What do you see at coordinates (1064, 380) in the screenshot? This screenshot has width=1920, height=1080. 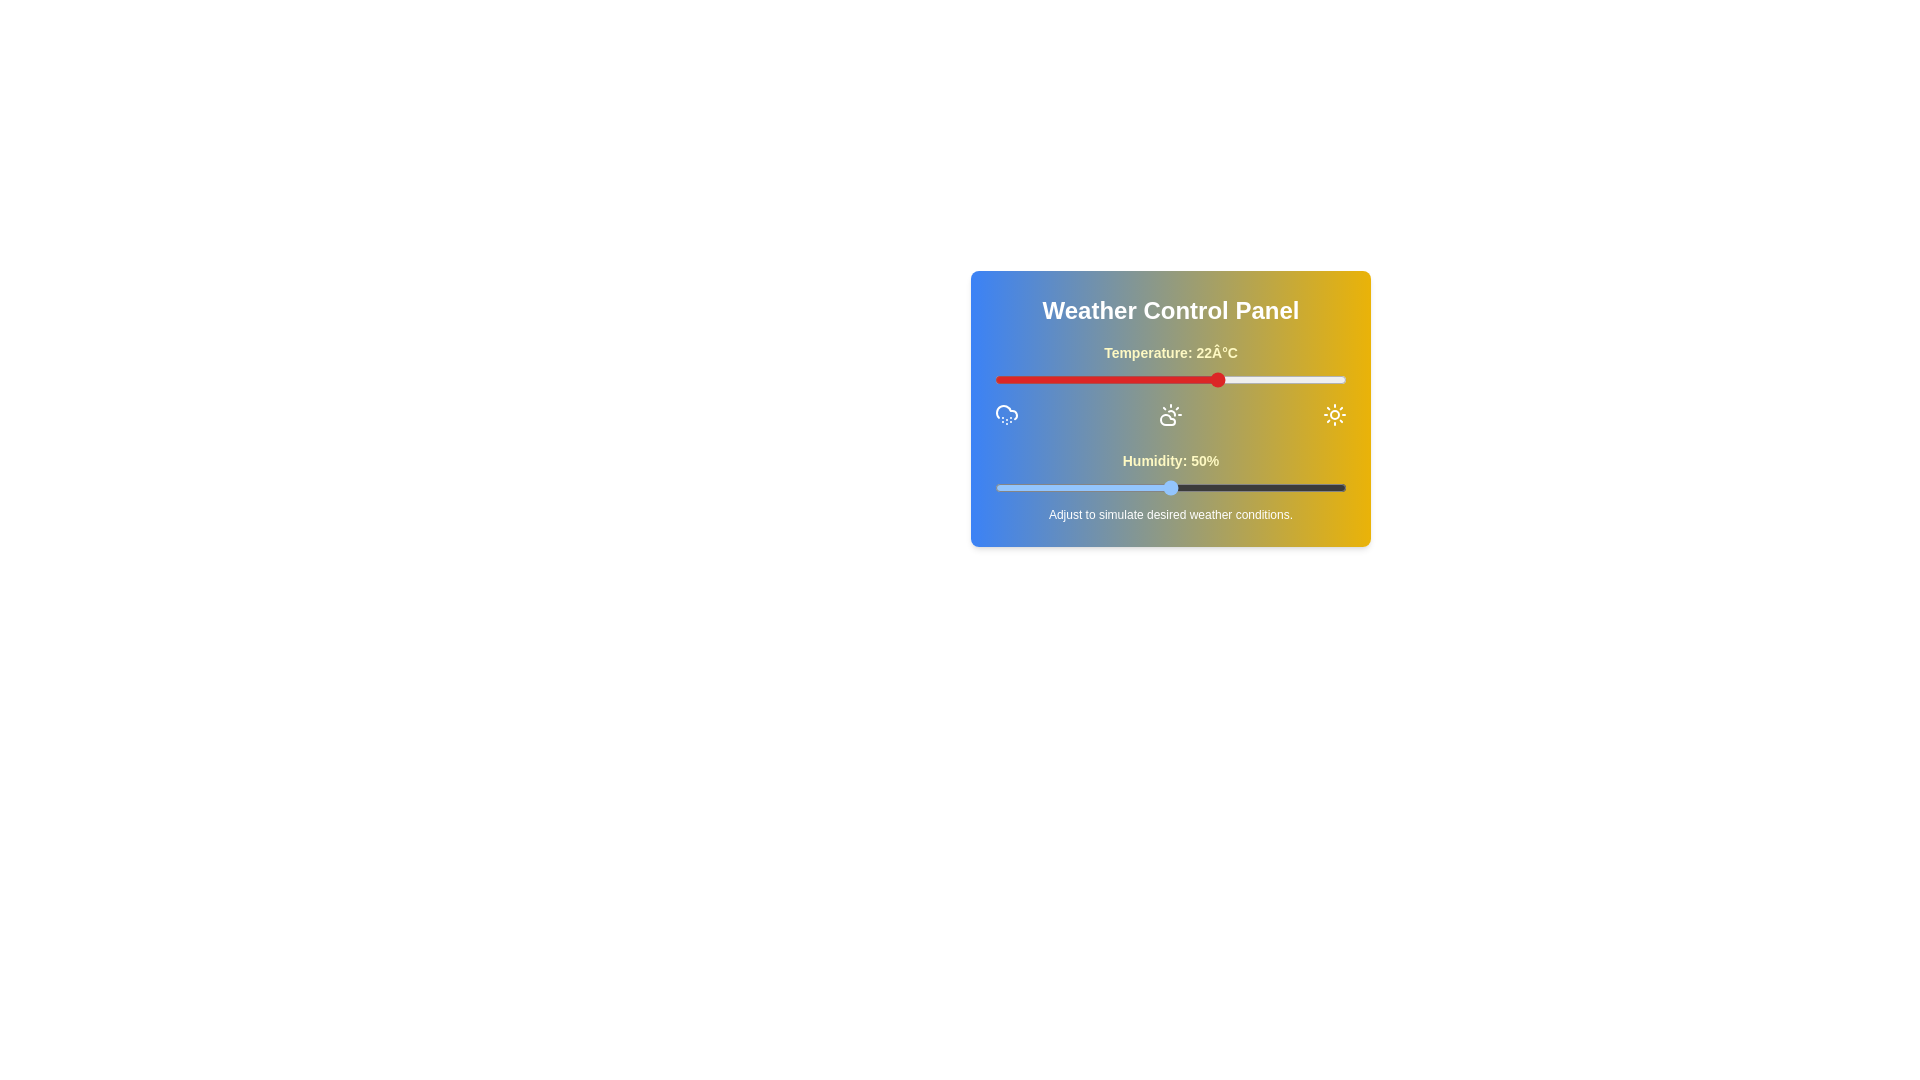 I see `the temperature` at bounding box center [1064, 380].